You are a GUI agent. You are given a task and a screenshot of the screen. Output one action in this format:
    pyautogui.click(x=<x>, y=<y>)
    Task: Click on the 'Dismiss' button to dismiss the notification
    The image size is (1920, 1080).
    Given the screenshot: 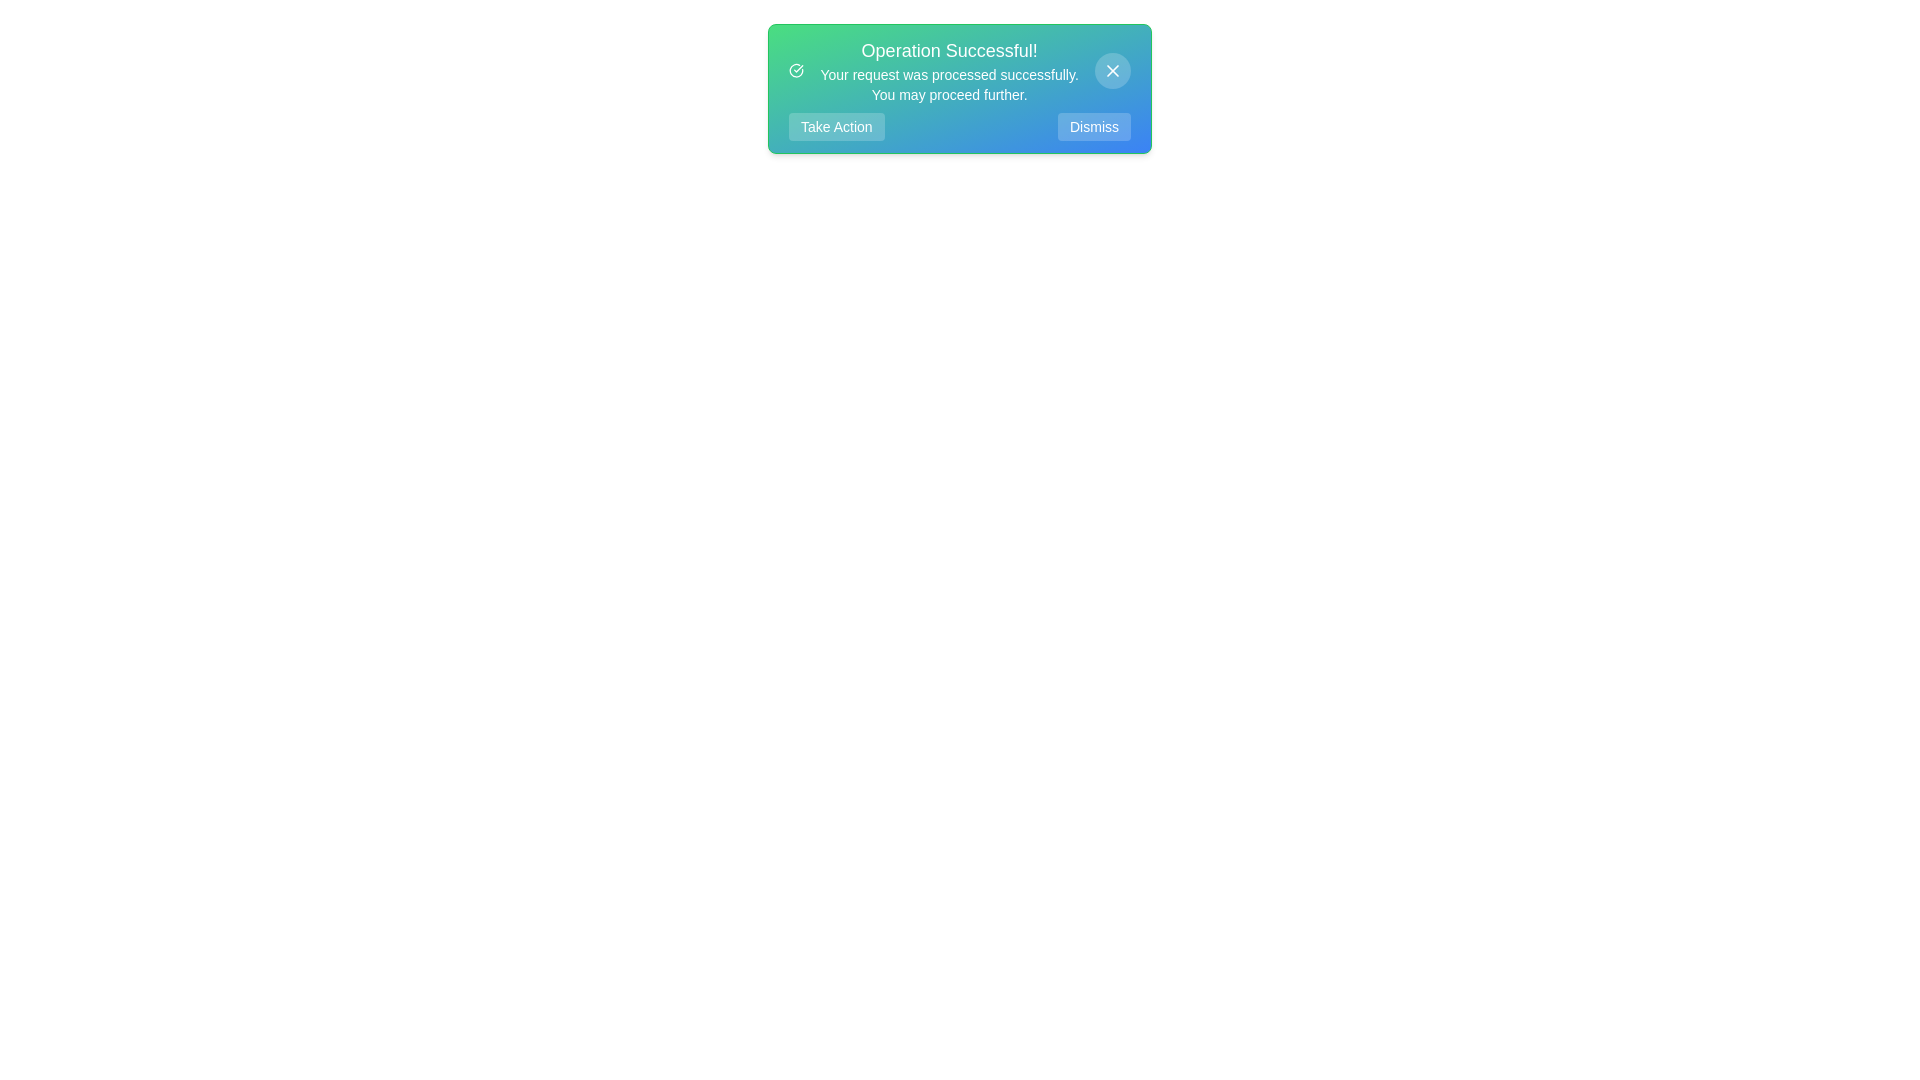 What is the action you would take?
    pyautogui.click(x=1093, y=127)
    